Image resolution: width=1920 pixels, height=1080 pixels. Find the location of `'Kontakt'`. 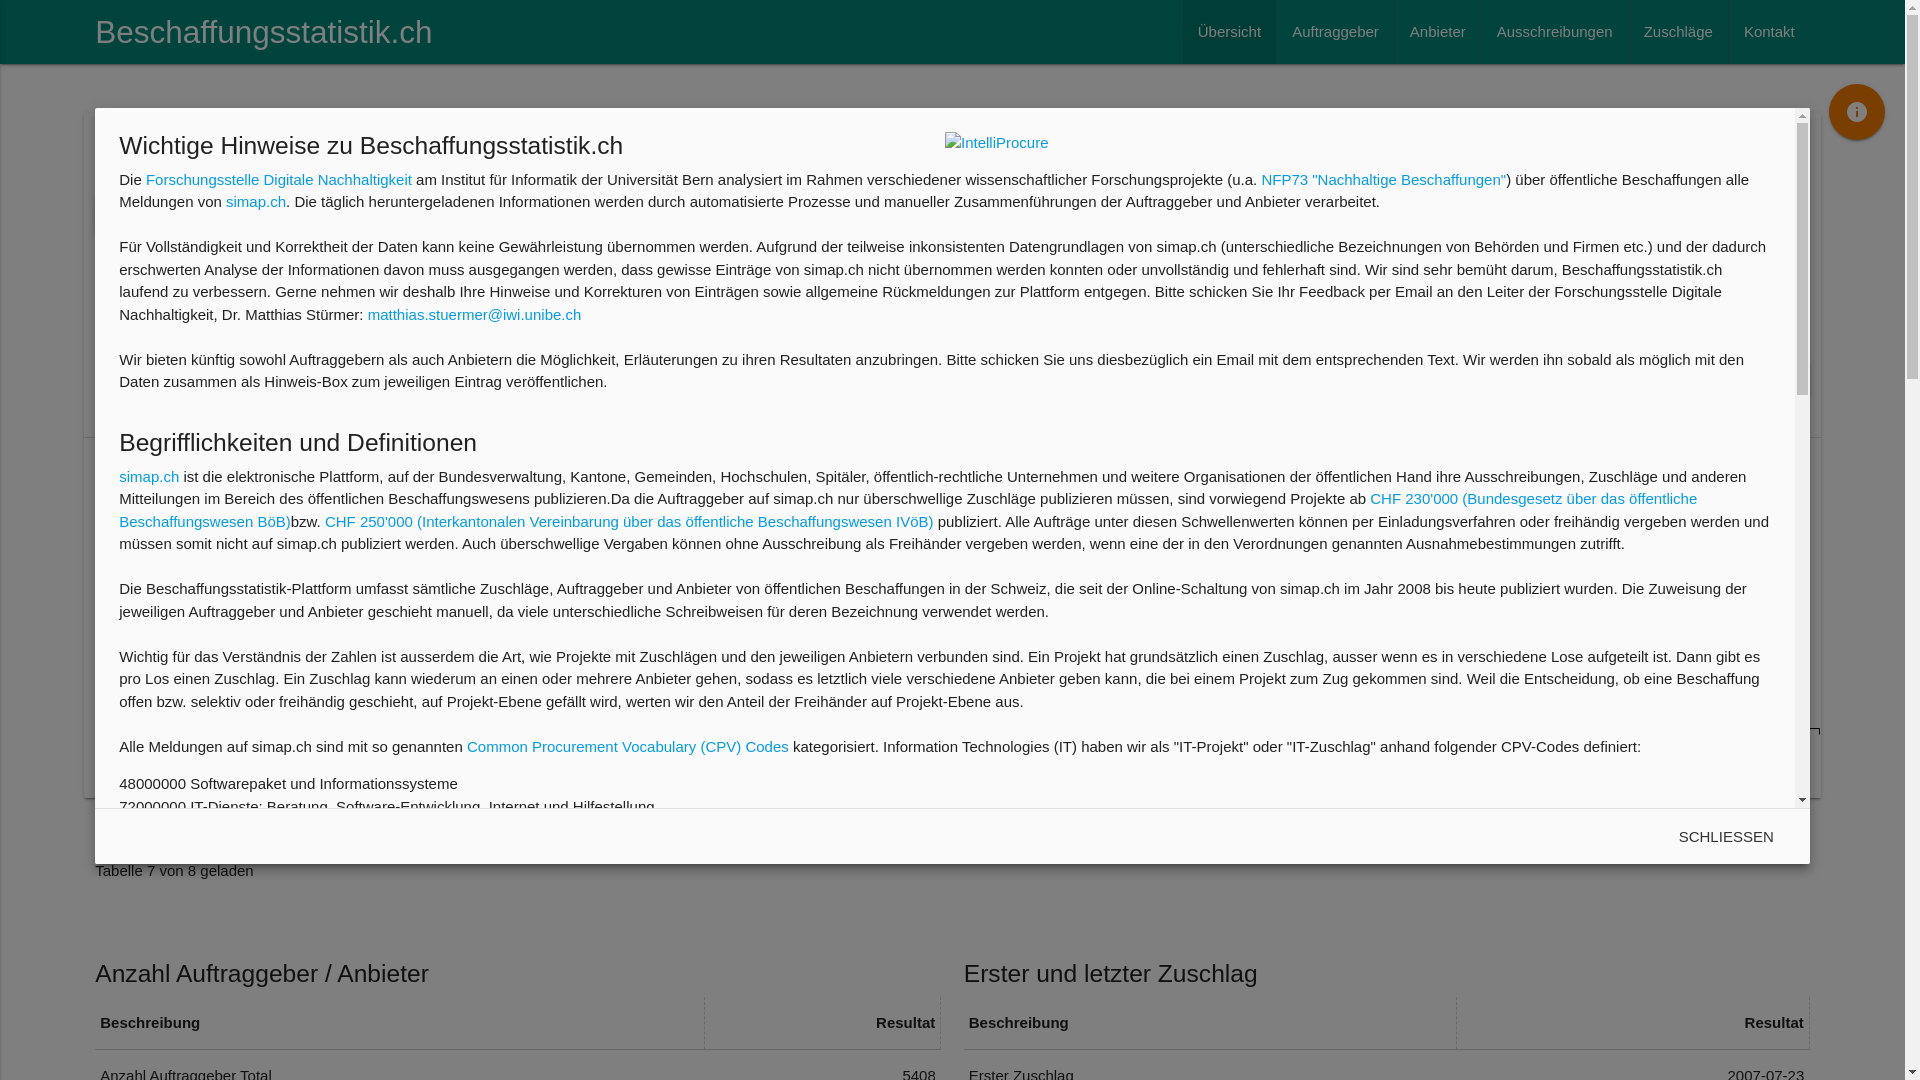

'Kontakt' is located at coordinates (1769, 31).